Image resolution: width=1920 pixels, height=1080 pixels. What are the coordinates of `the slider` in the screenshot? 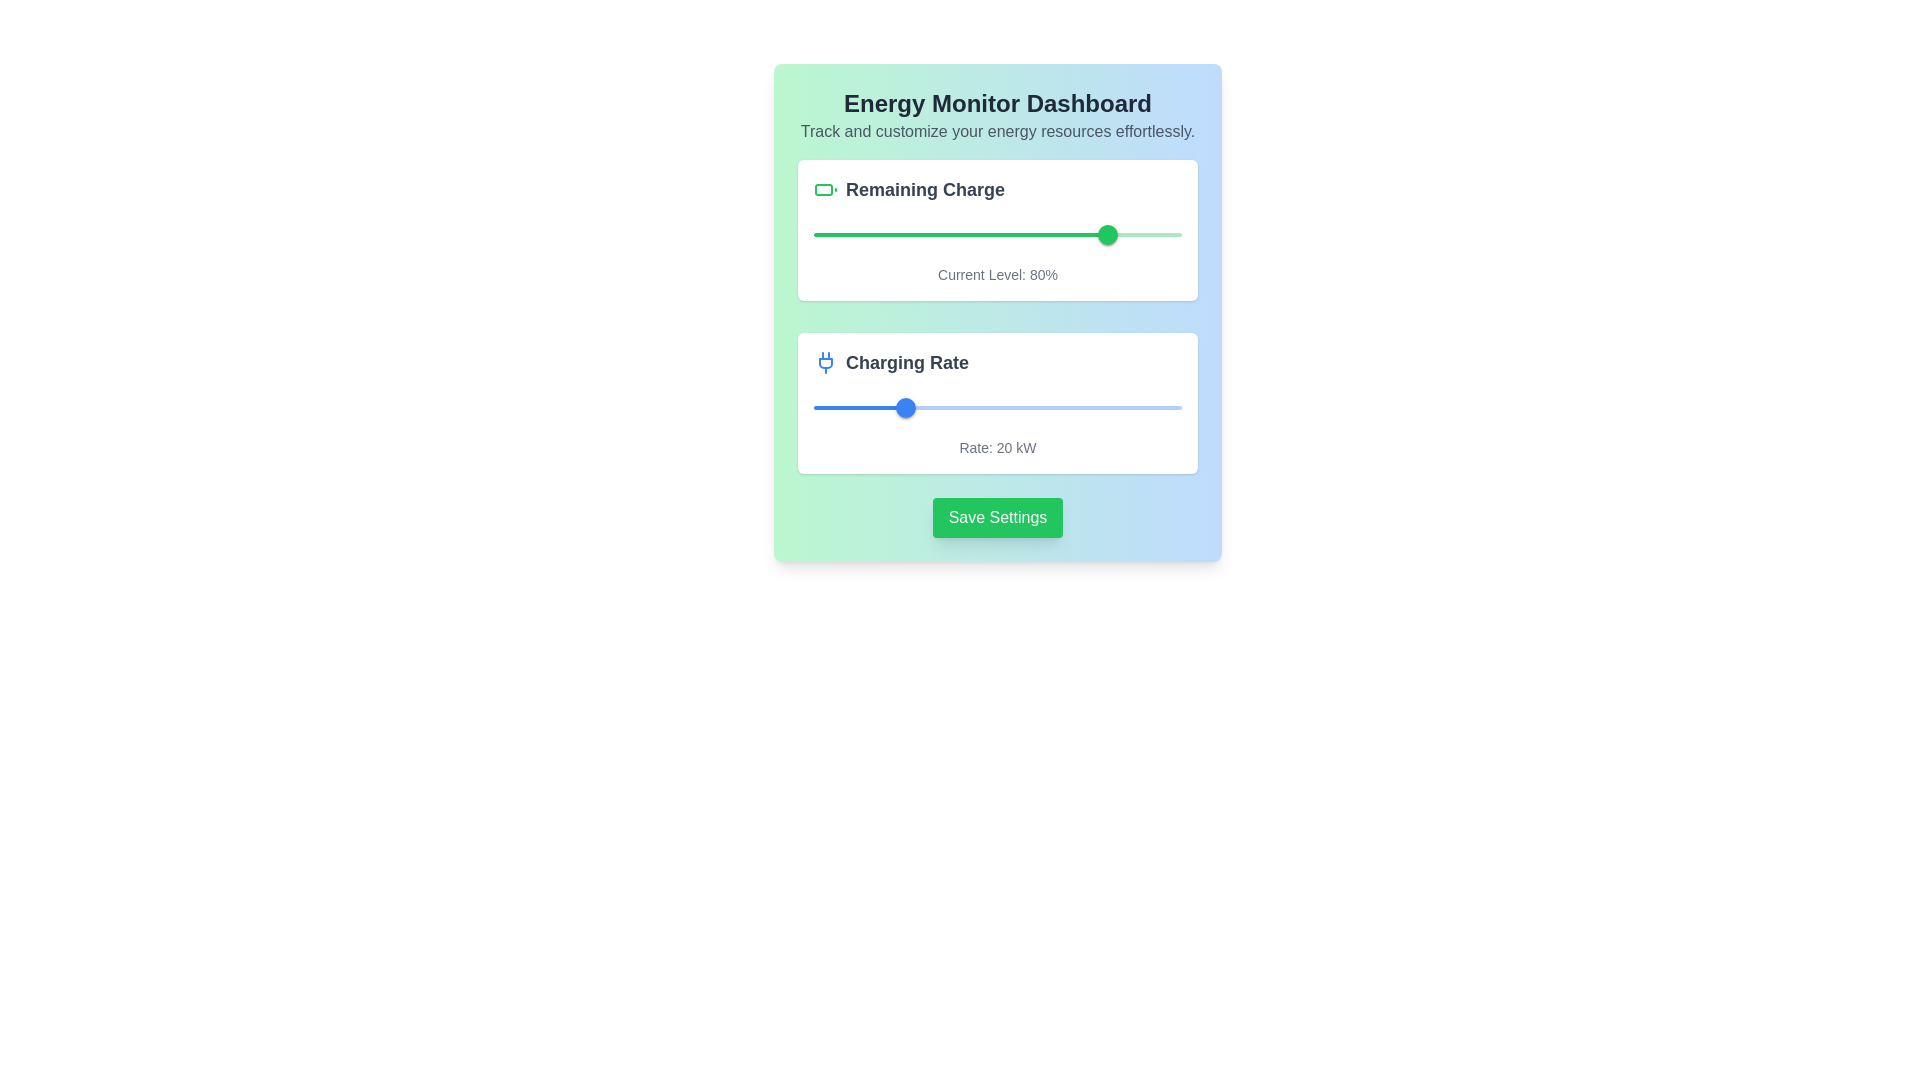 It's located at (832, 407).